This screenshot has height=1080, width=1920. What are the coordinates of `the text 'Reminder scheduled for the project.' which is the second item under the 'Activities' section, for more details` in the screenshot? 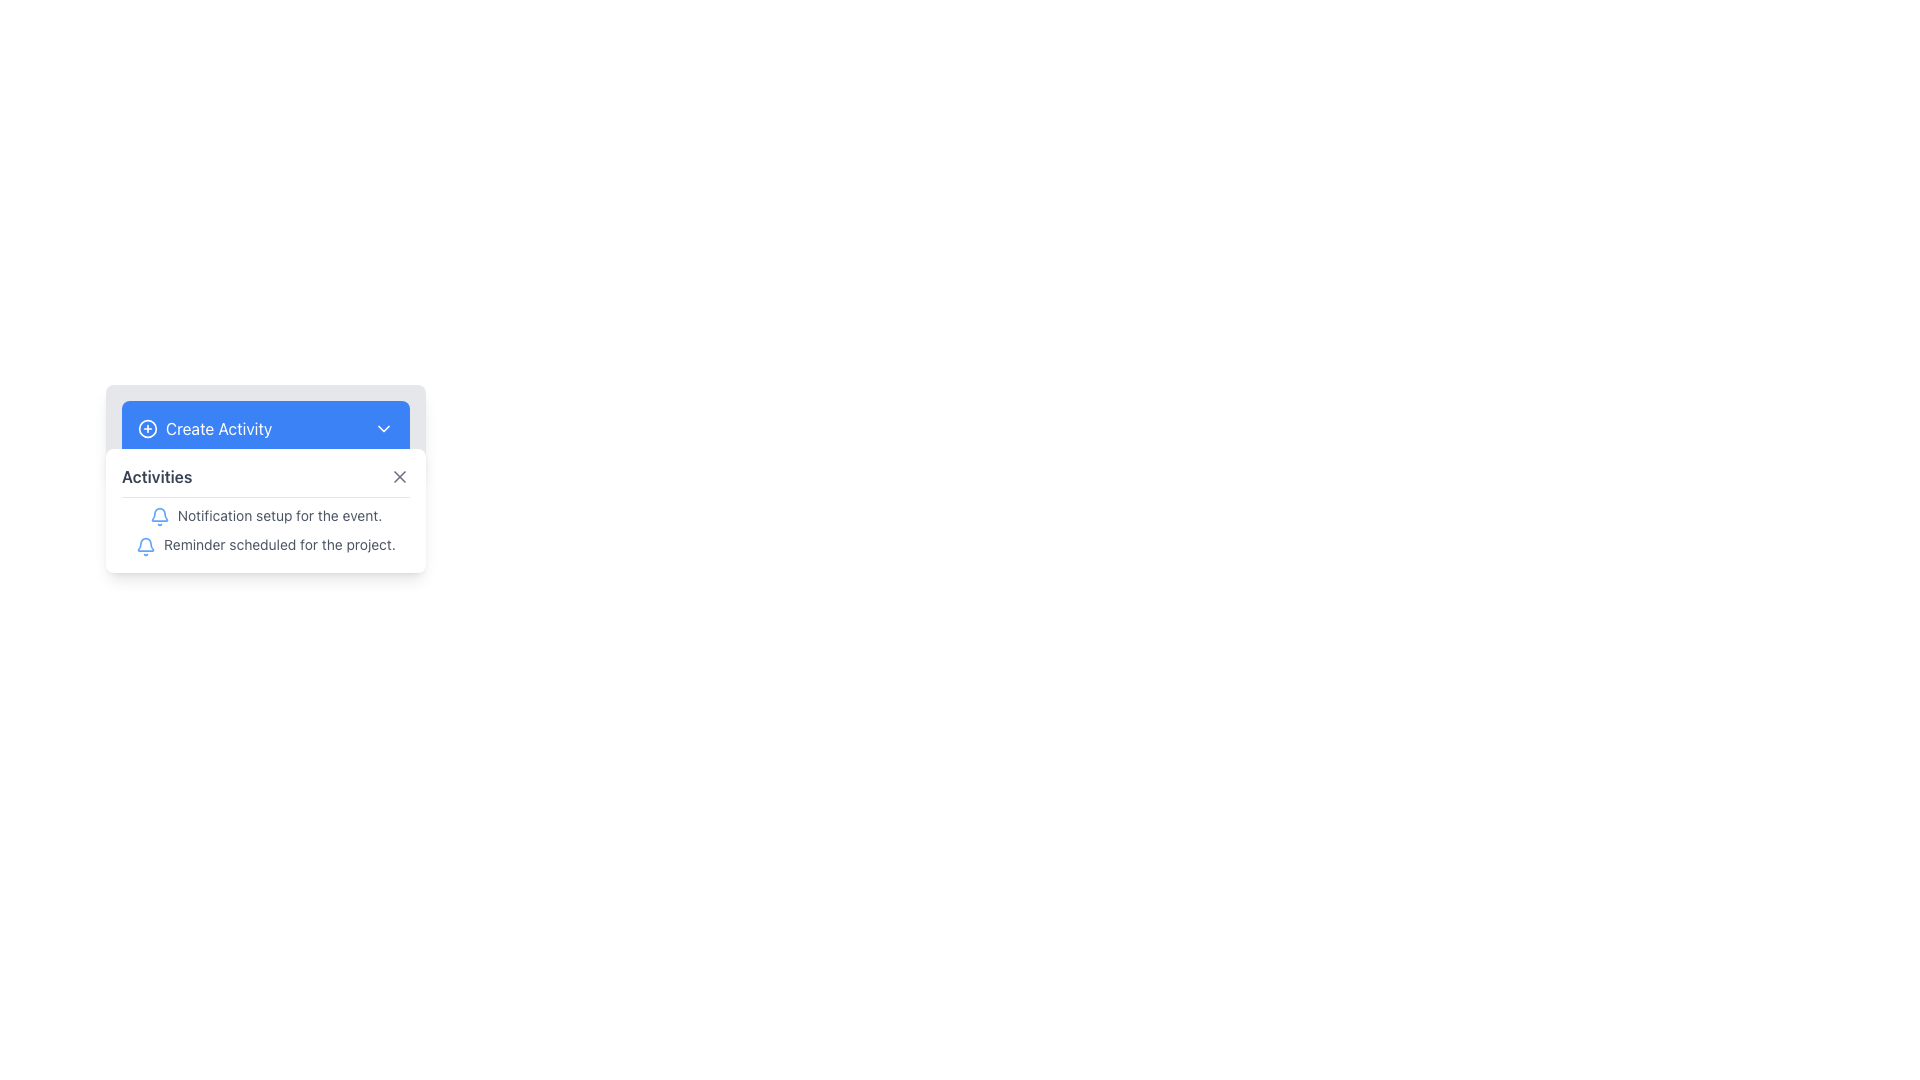 It's located at (264, 544).